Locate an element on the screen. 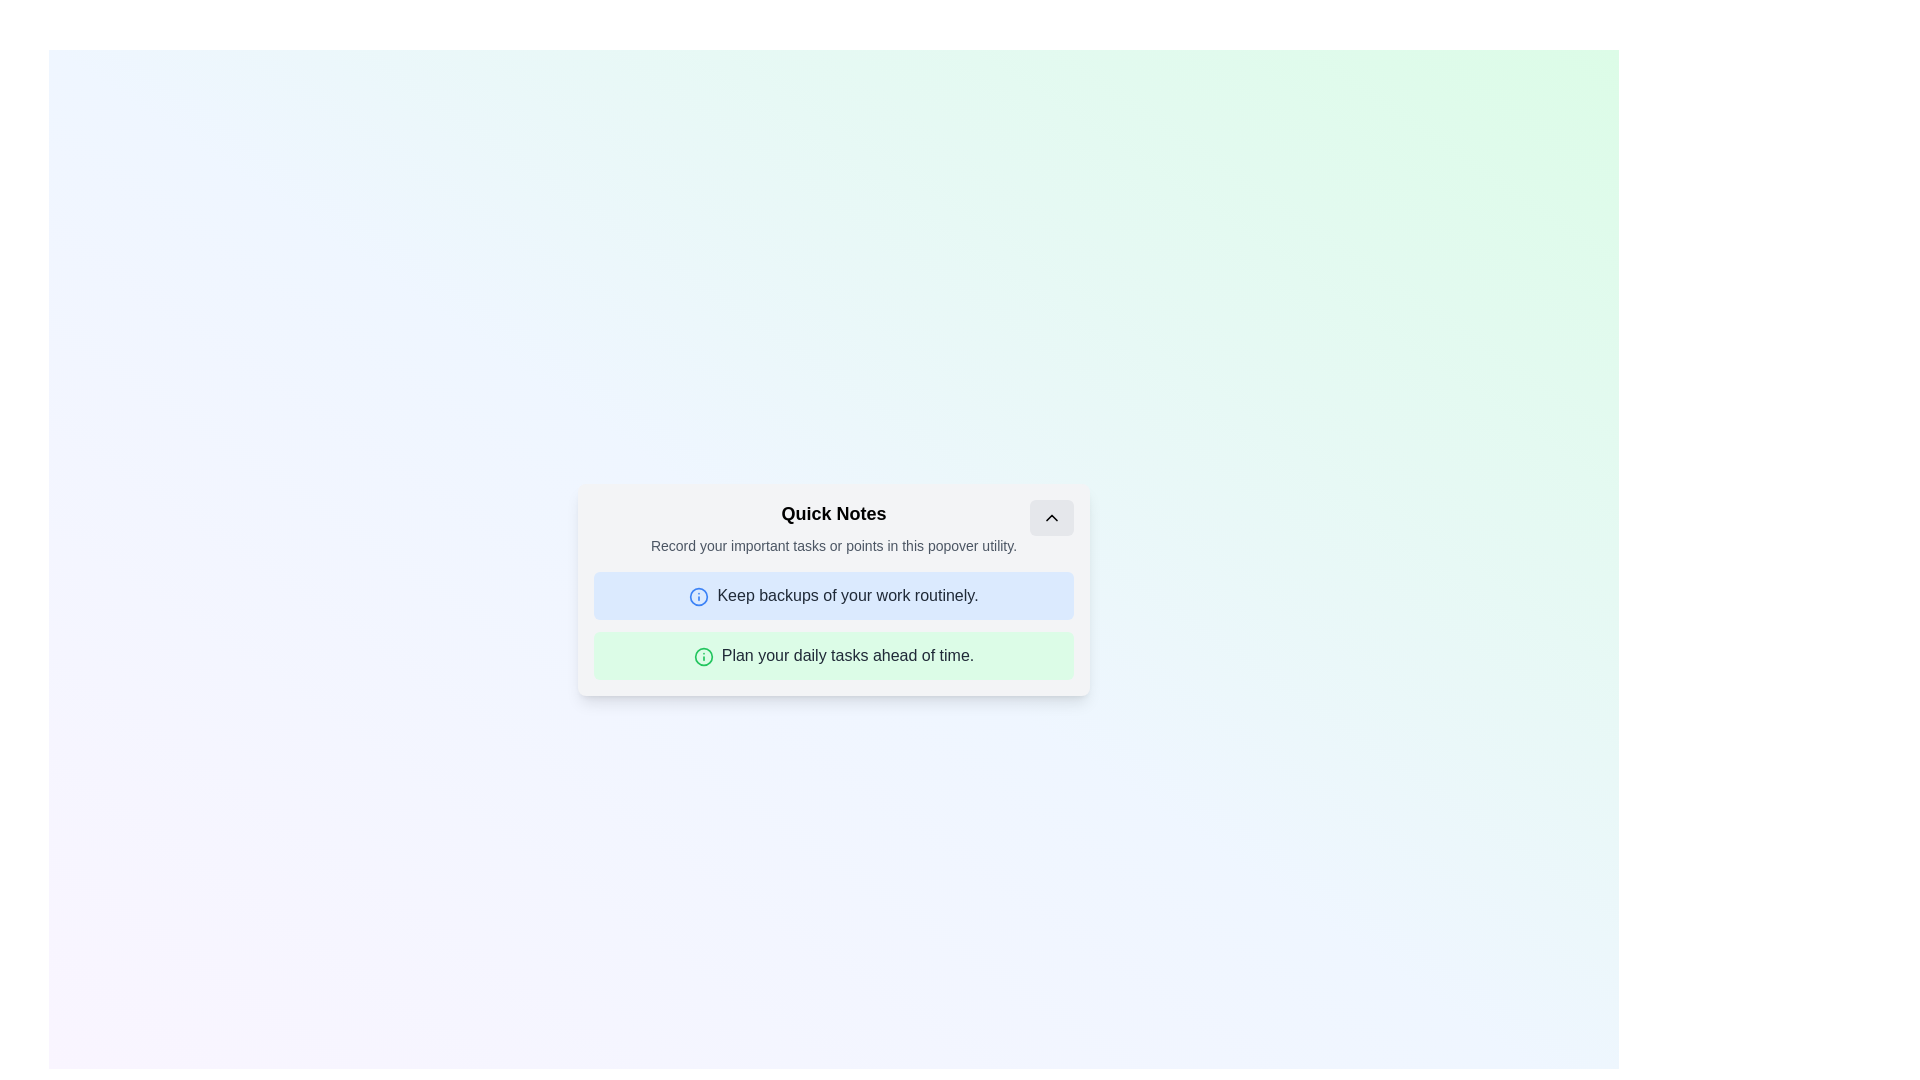 Image resolution: width=1920 pixels, height=1080 pixels. the circular information icon, which features a blue ring and a centered blue 'i', located to the left of the text 'Keep backups of your work routinely.' is located at coordinates (699, 595).